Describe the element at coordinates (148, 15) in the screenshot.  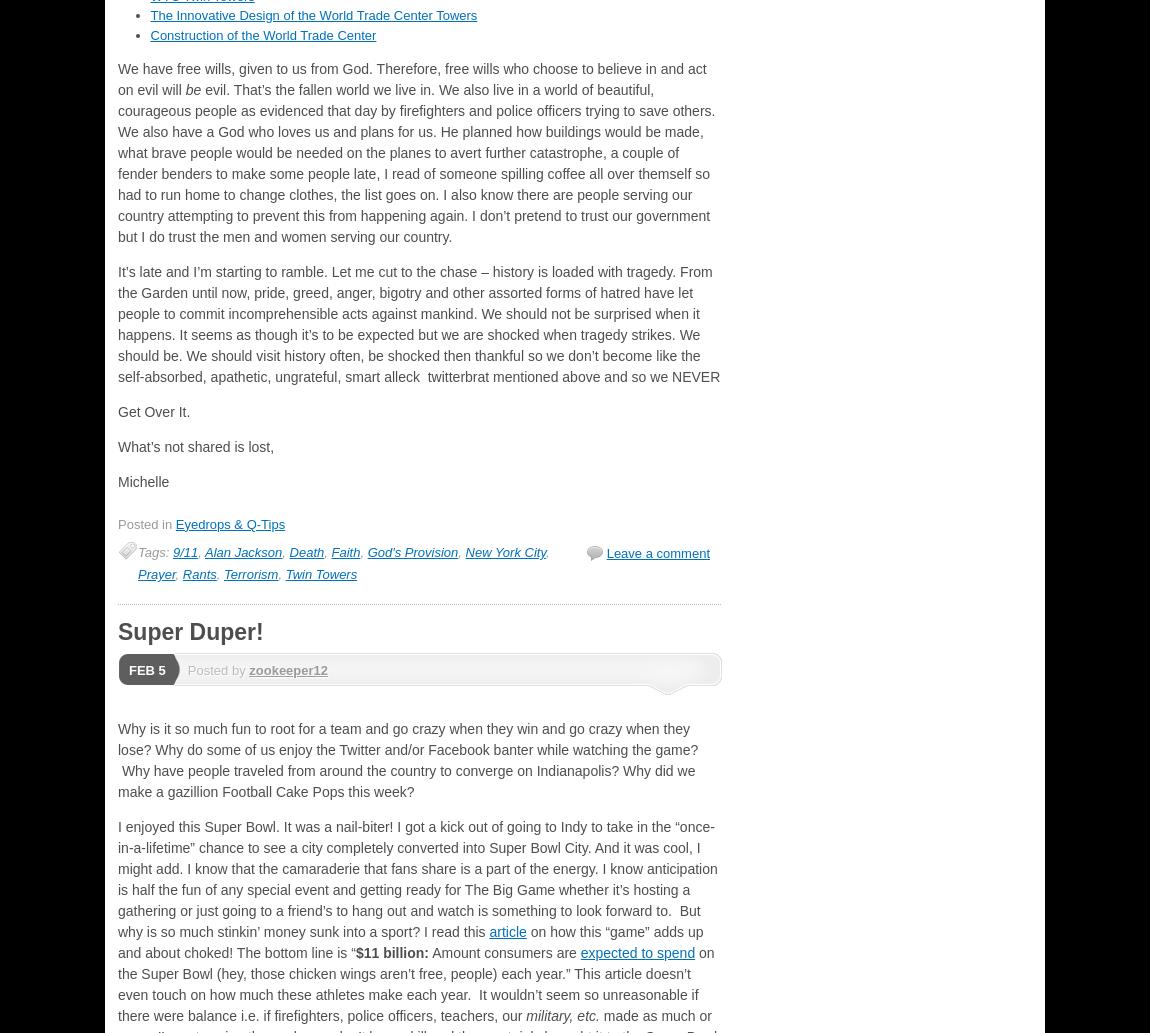
I see `'The Innovative Design of the World Trade Center Towers'` at that location.